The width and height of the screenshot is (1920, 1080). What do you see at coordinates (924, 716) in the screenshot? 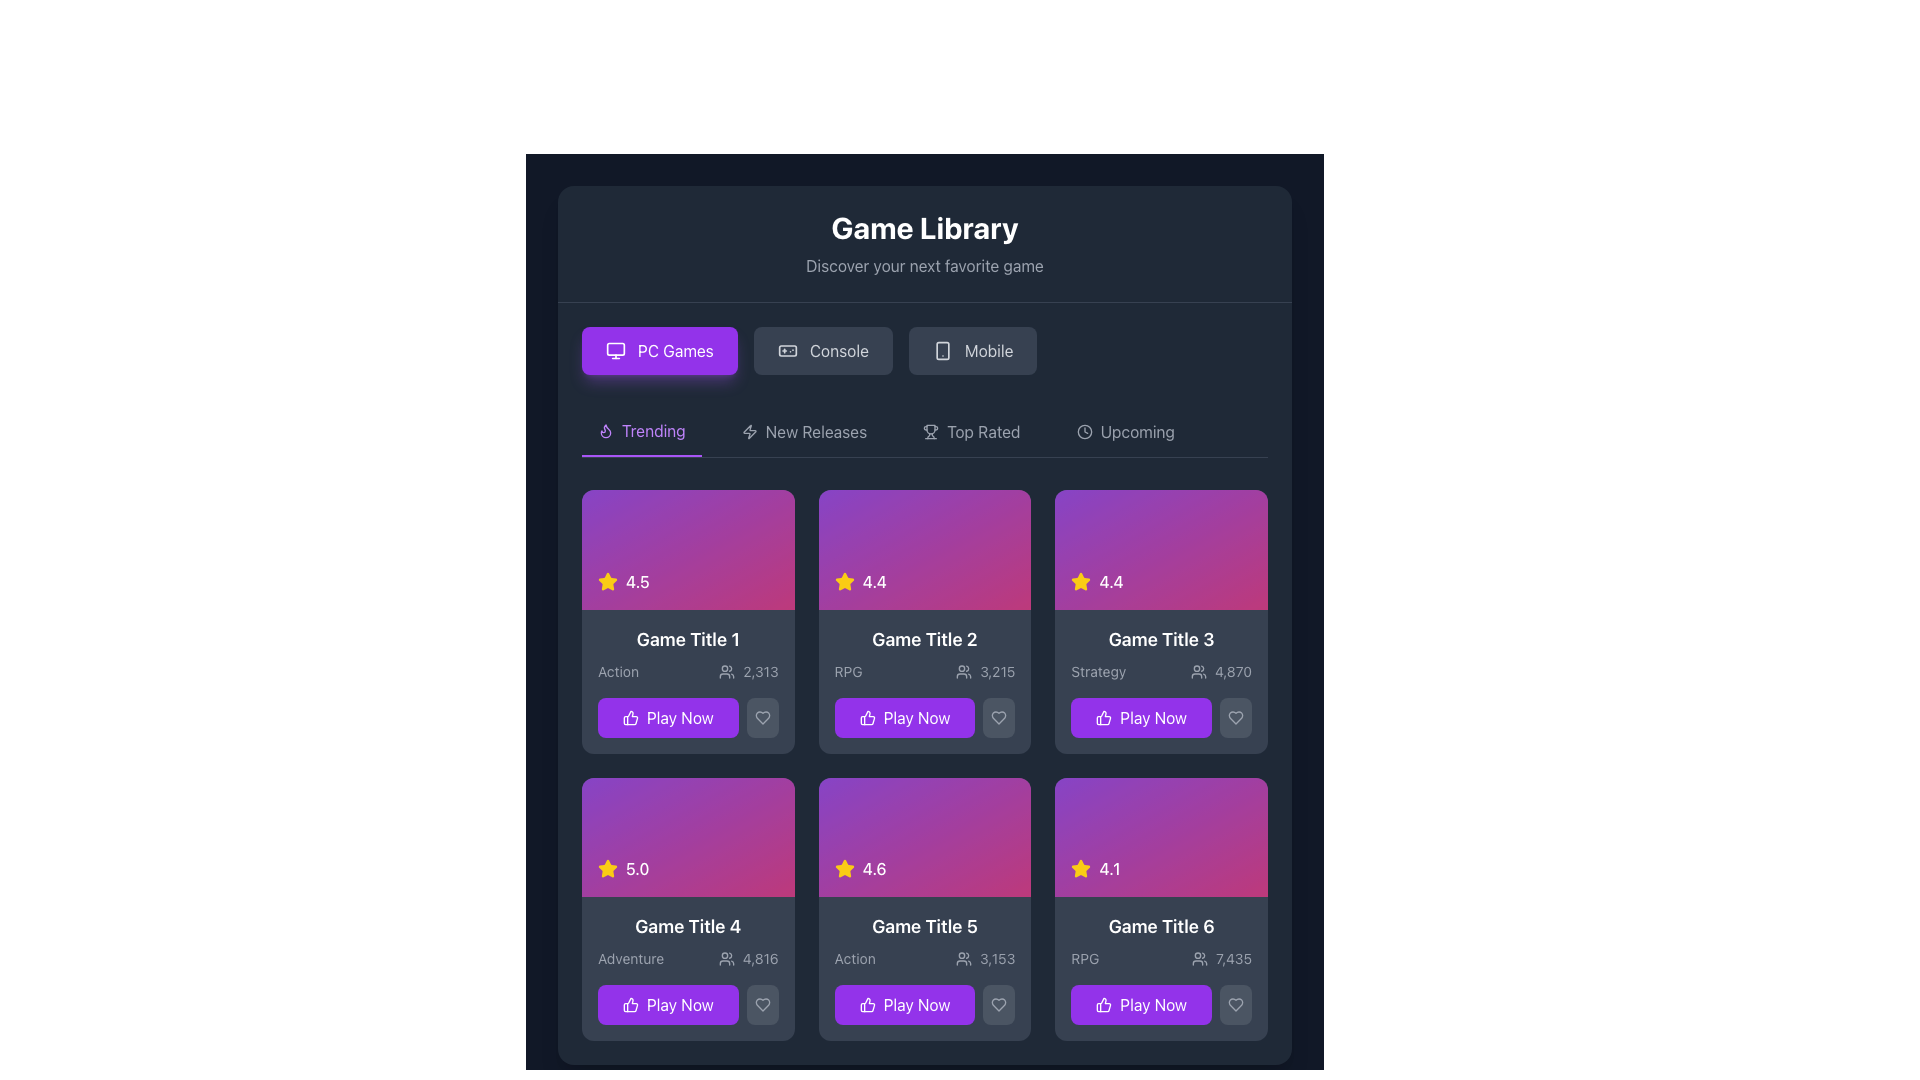
I see `the button` at bounding box center [924, 716].